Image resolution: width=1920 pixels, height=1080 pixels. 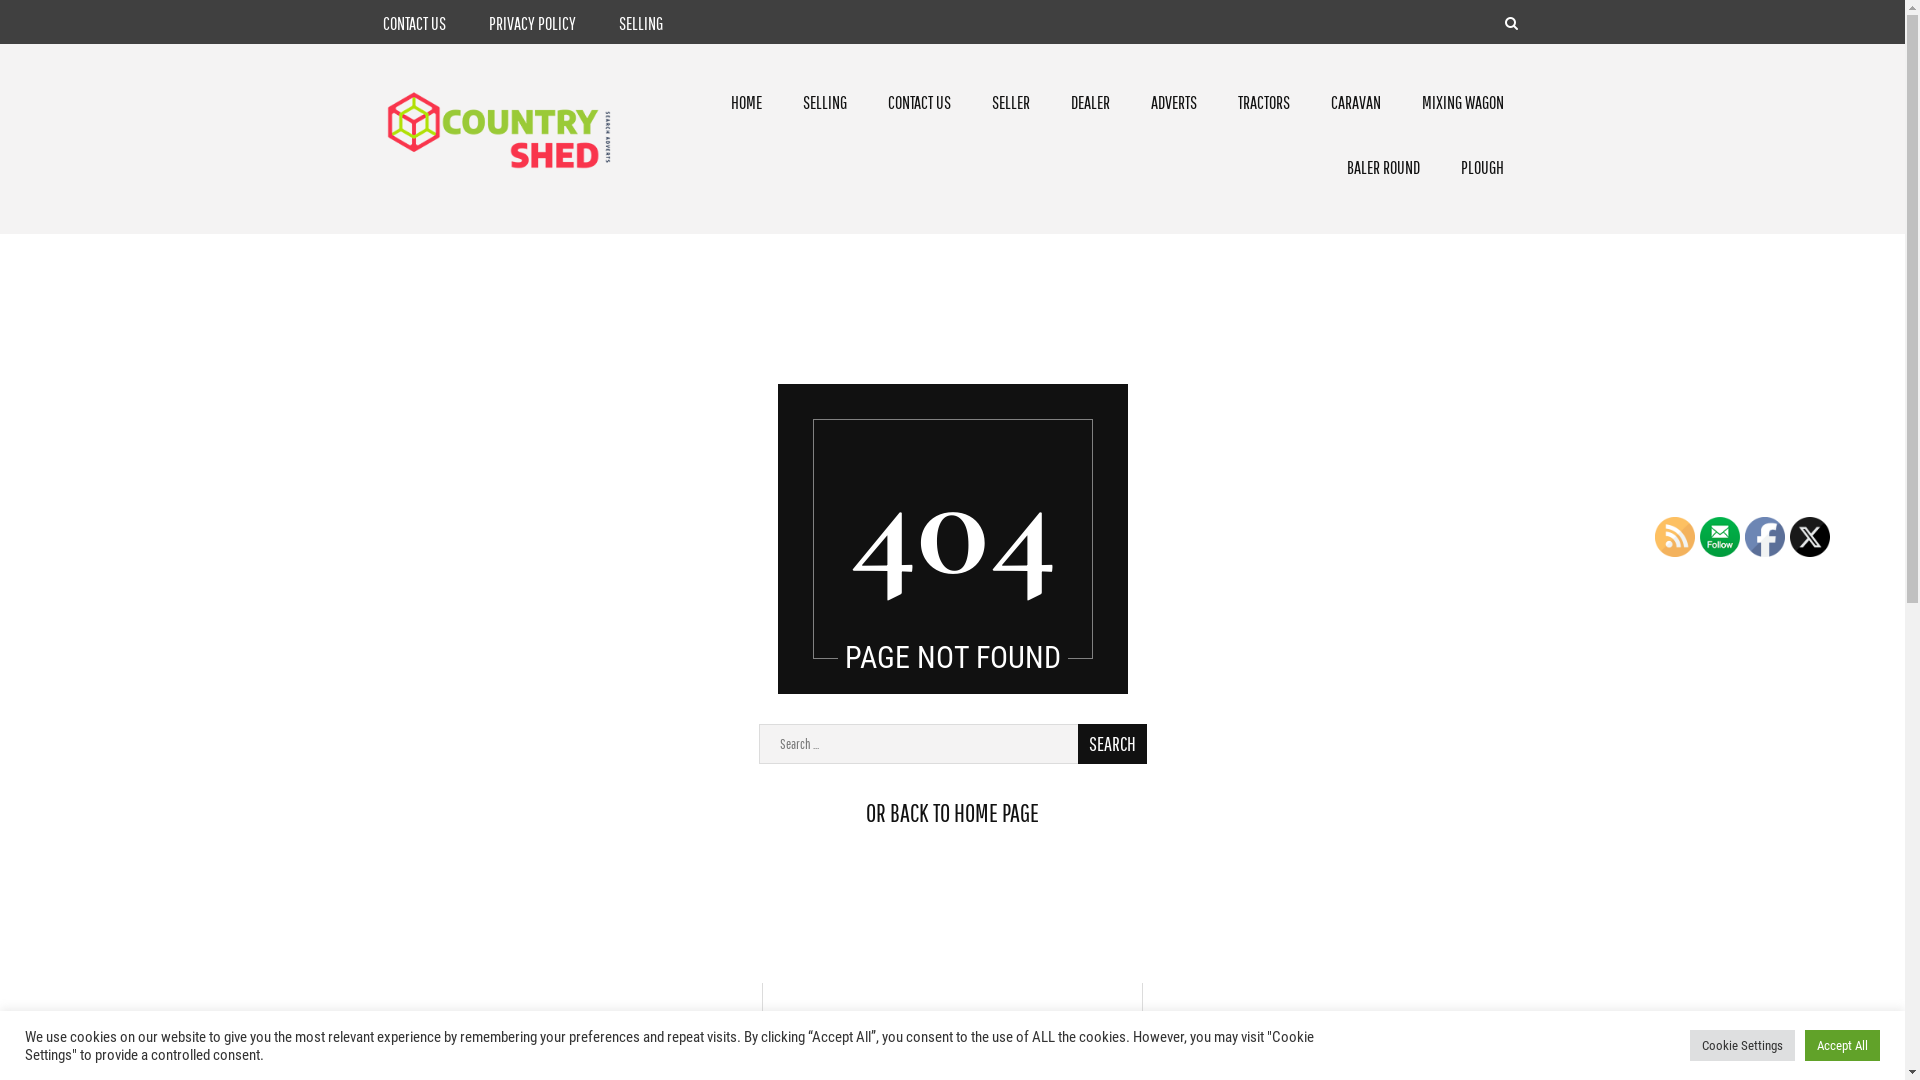 What do you see at coordinates (1809, 535) in the screenshot?
I see `'Twitter'` at bounding box center [1809, 535].